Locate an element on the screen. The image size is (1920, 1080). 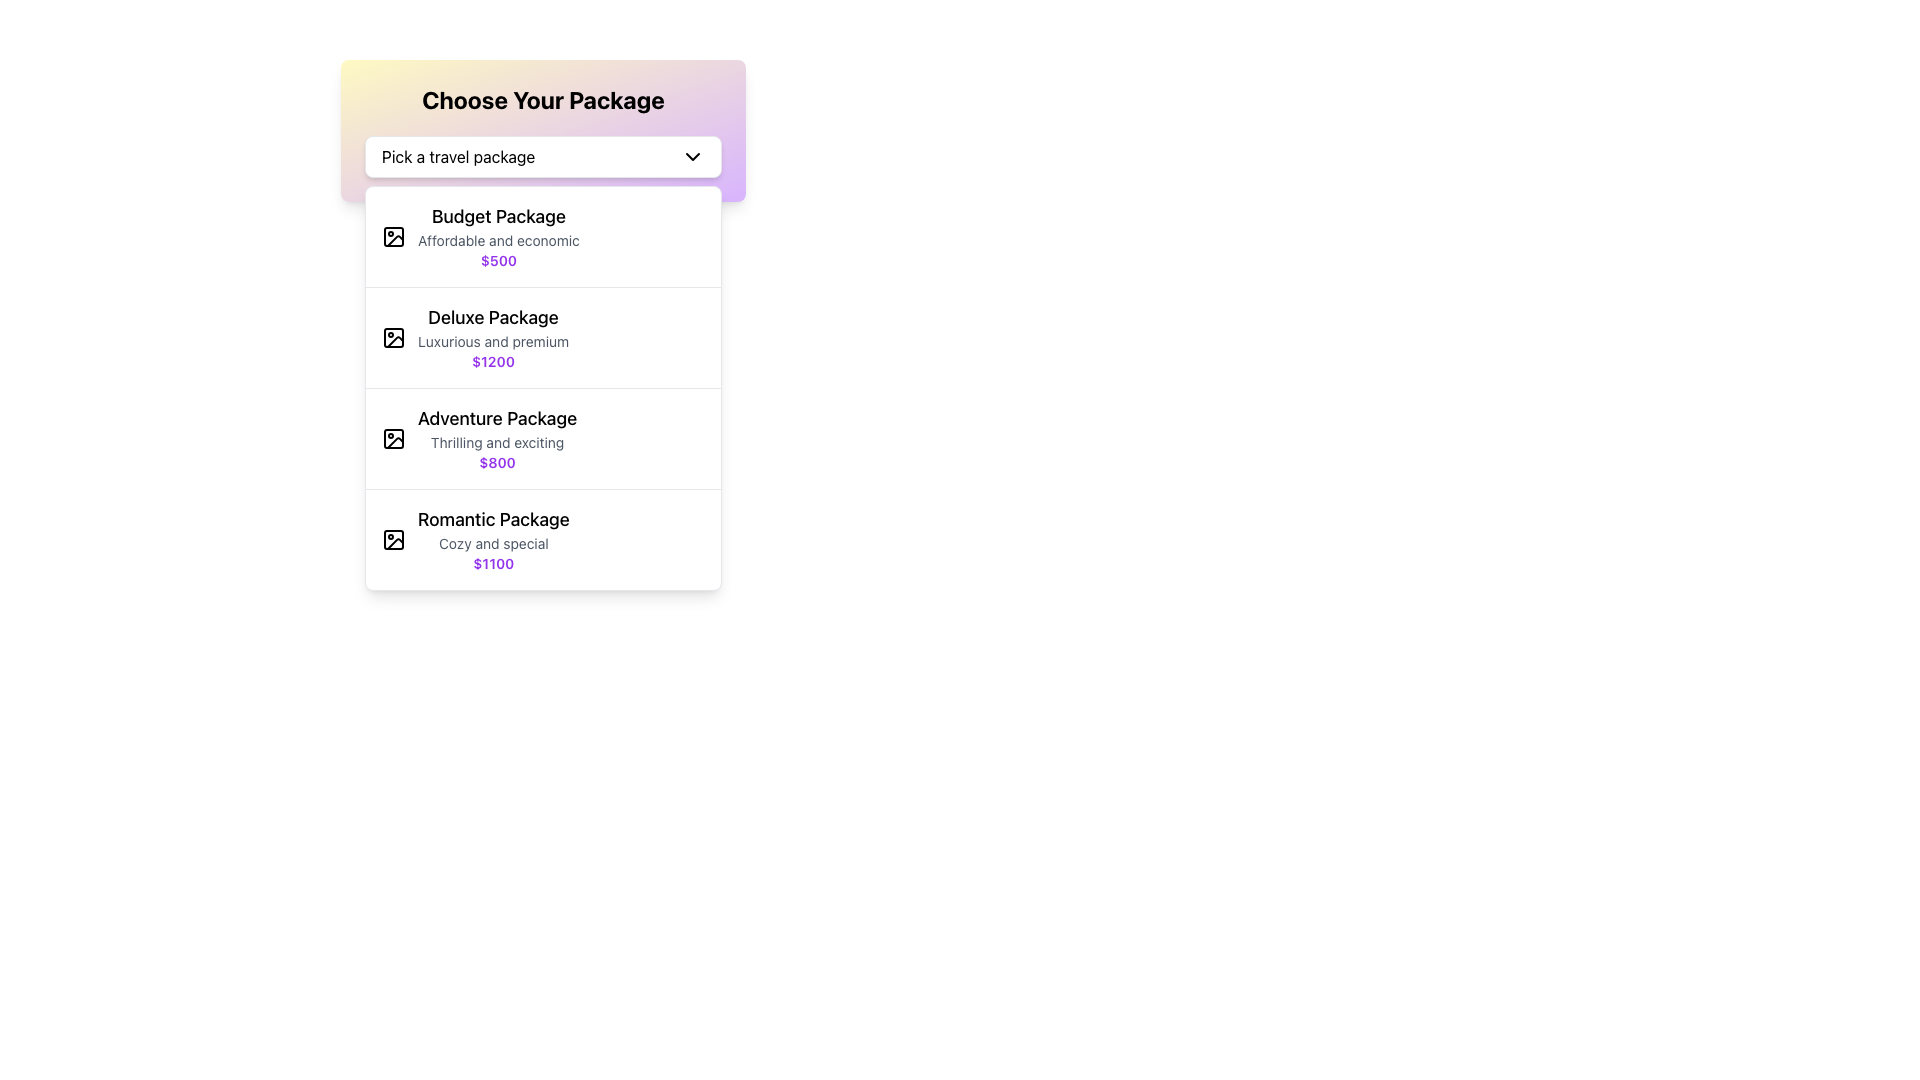
the 'Deluxe Package' text label, which is the second item in the list of package descriptions and pricing, displayed in bold sans-serif font is located at coordinates (493, 316).